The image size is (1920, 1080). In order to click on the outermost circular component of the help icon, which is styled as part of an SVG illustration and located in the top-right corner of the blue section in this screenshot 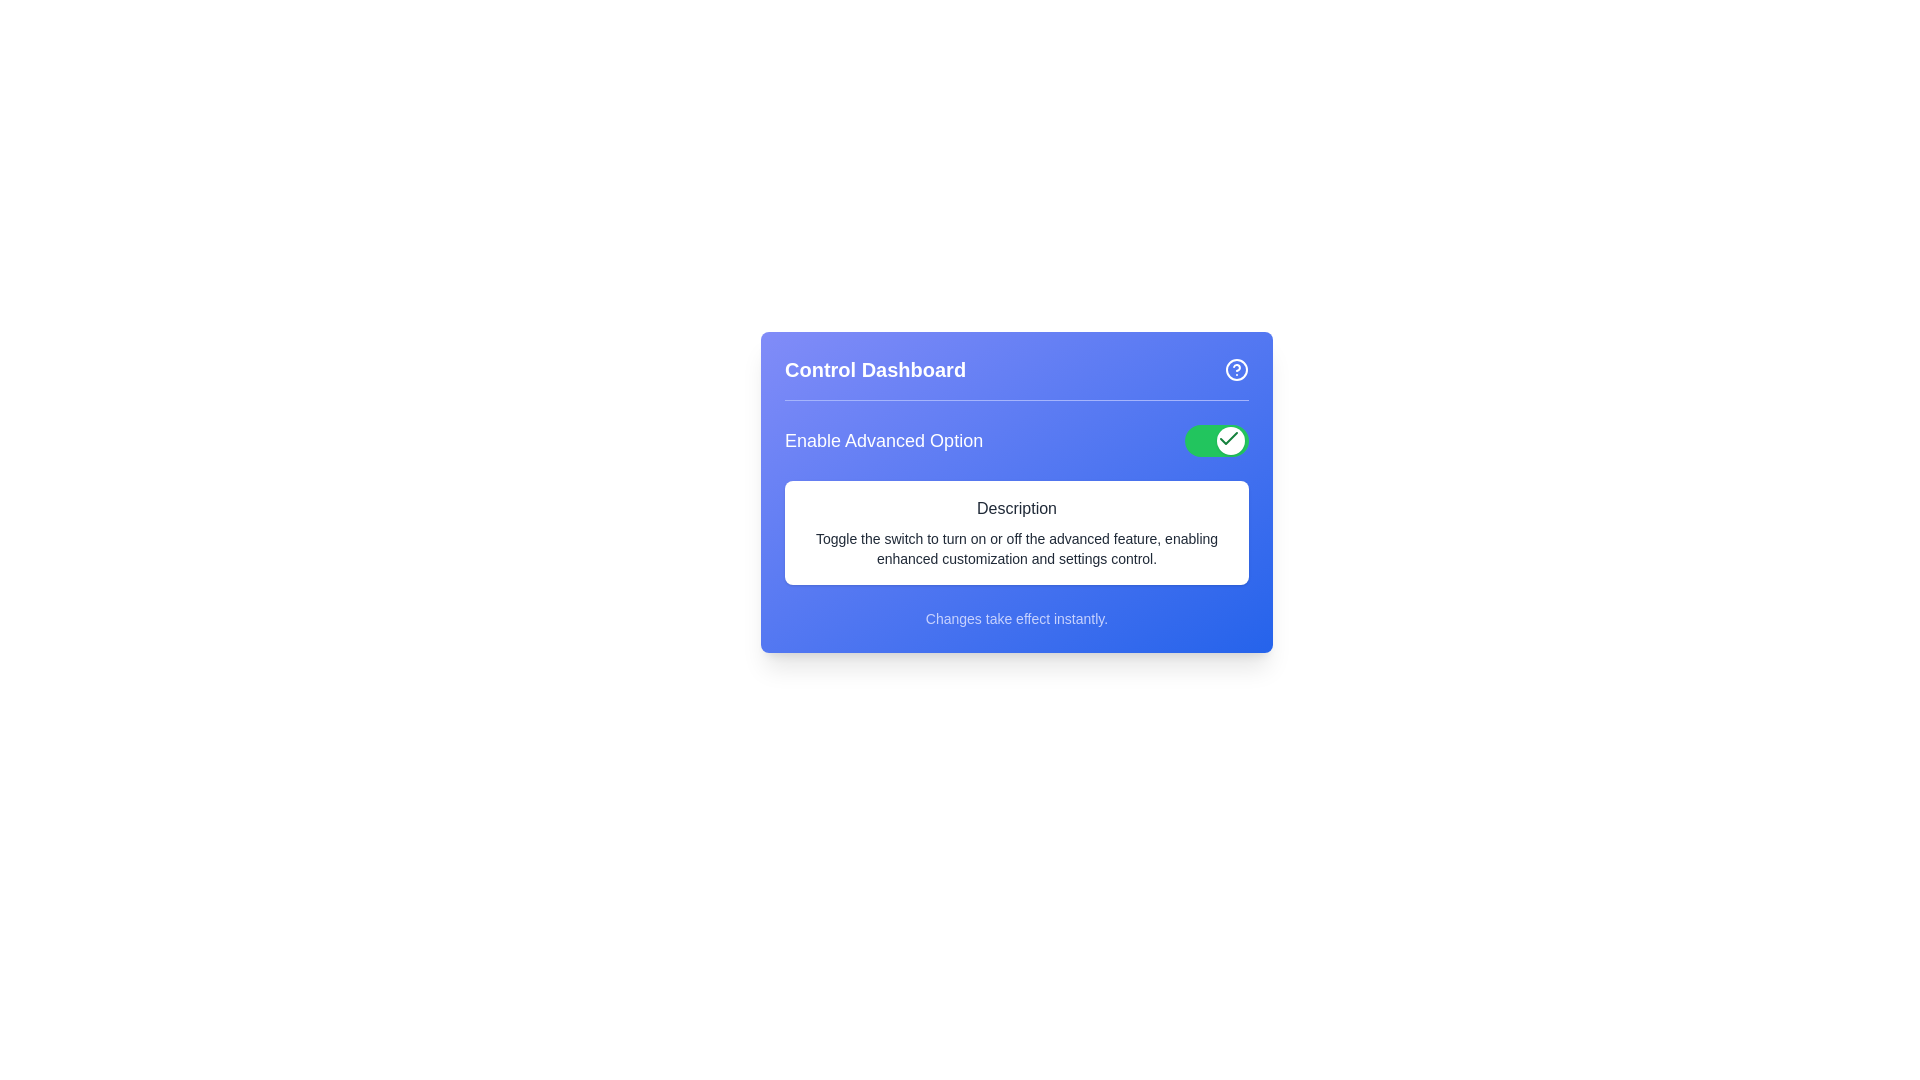, I will do `click(1236, 370)`.